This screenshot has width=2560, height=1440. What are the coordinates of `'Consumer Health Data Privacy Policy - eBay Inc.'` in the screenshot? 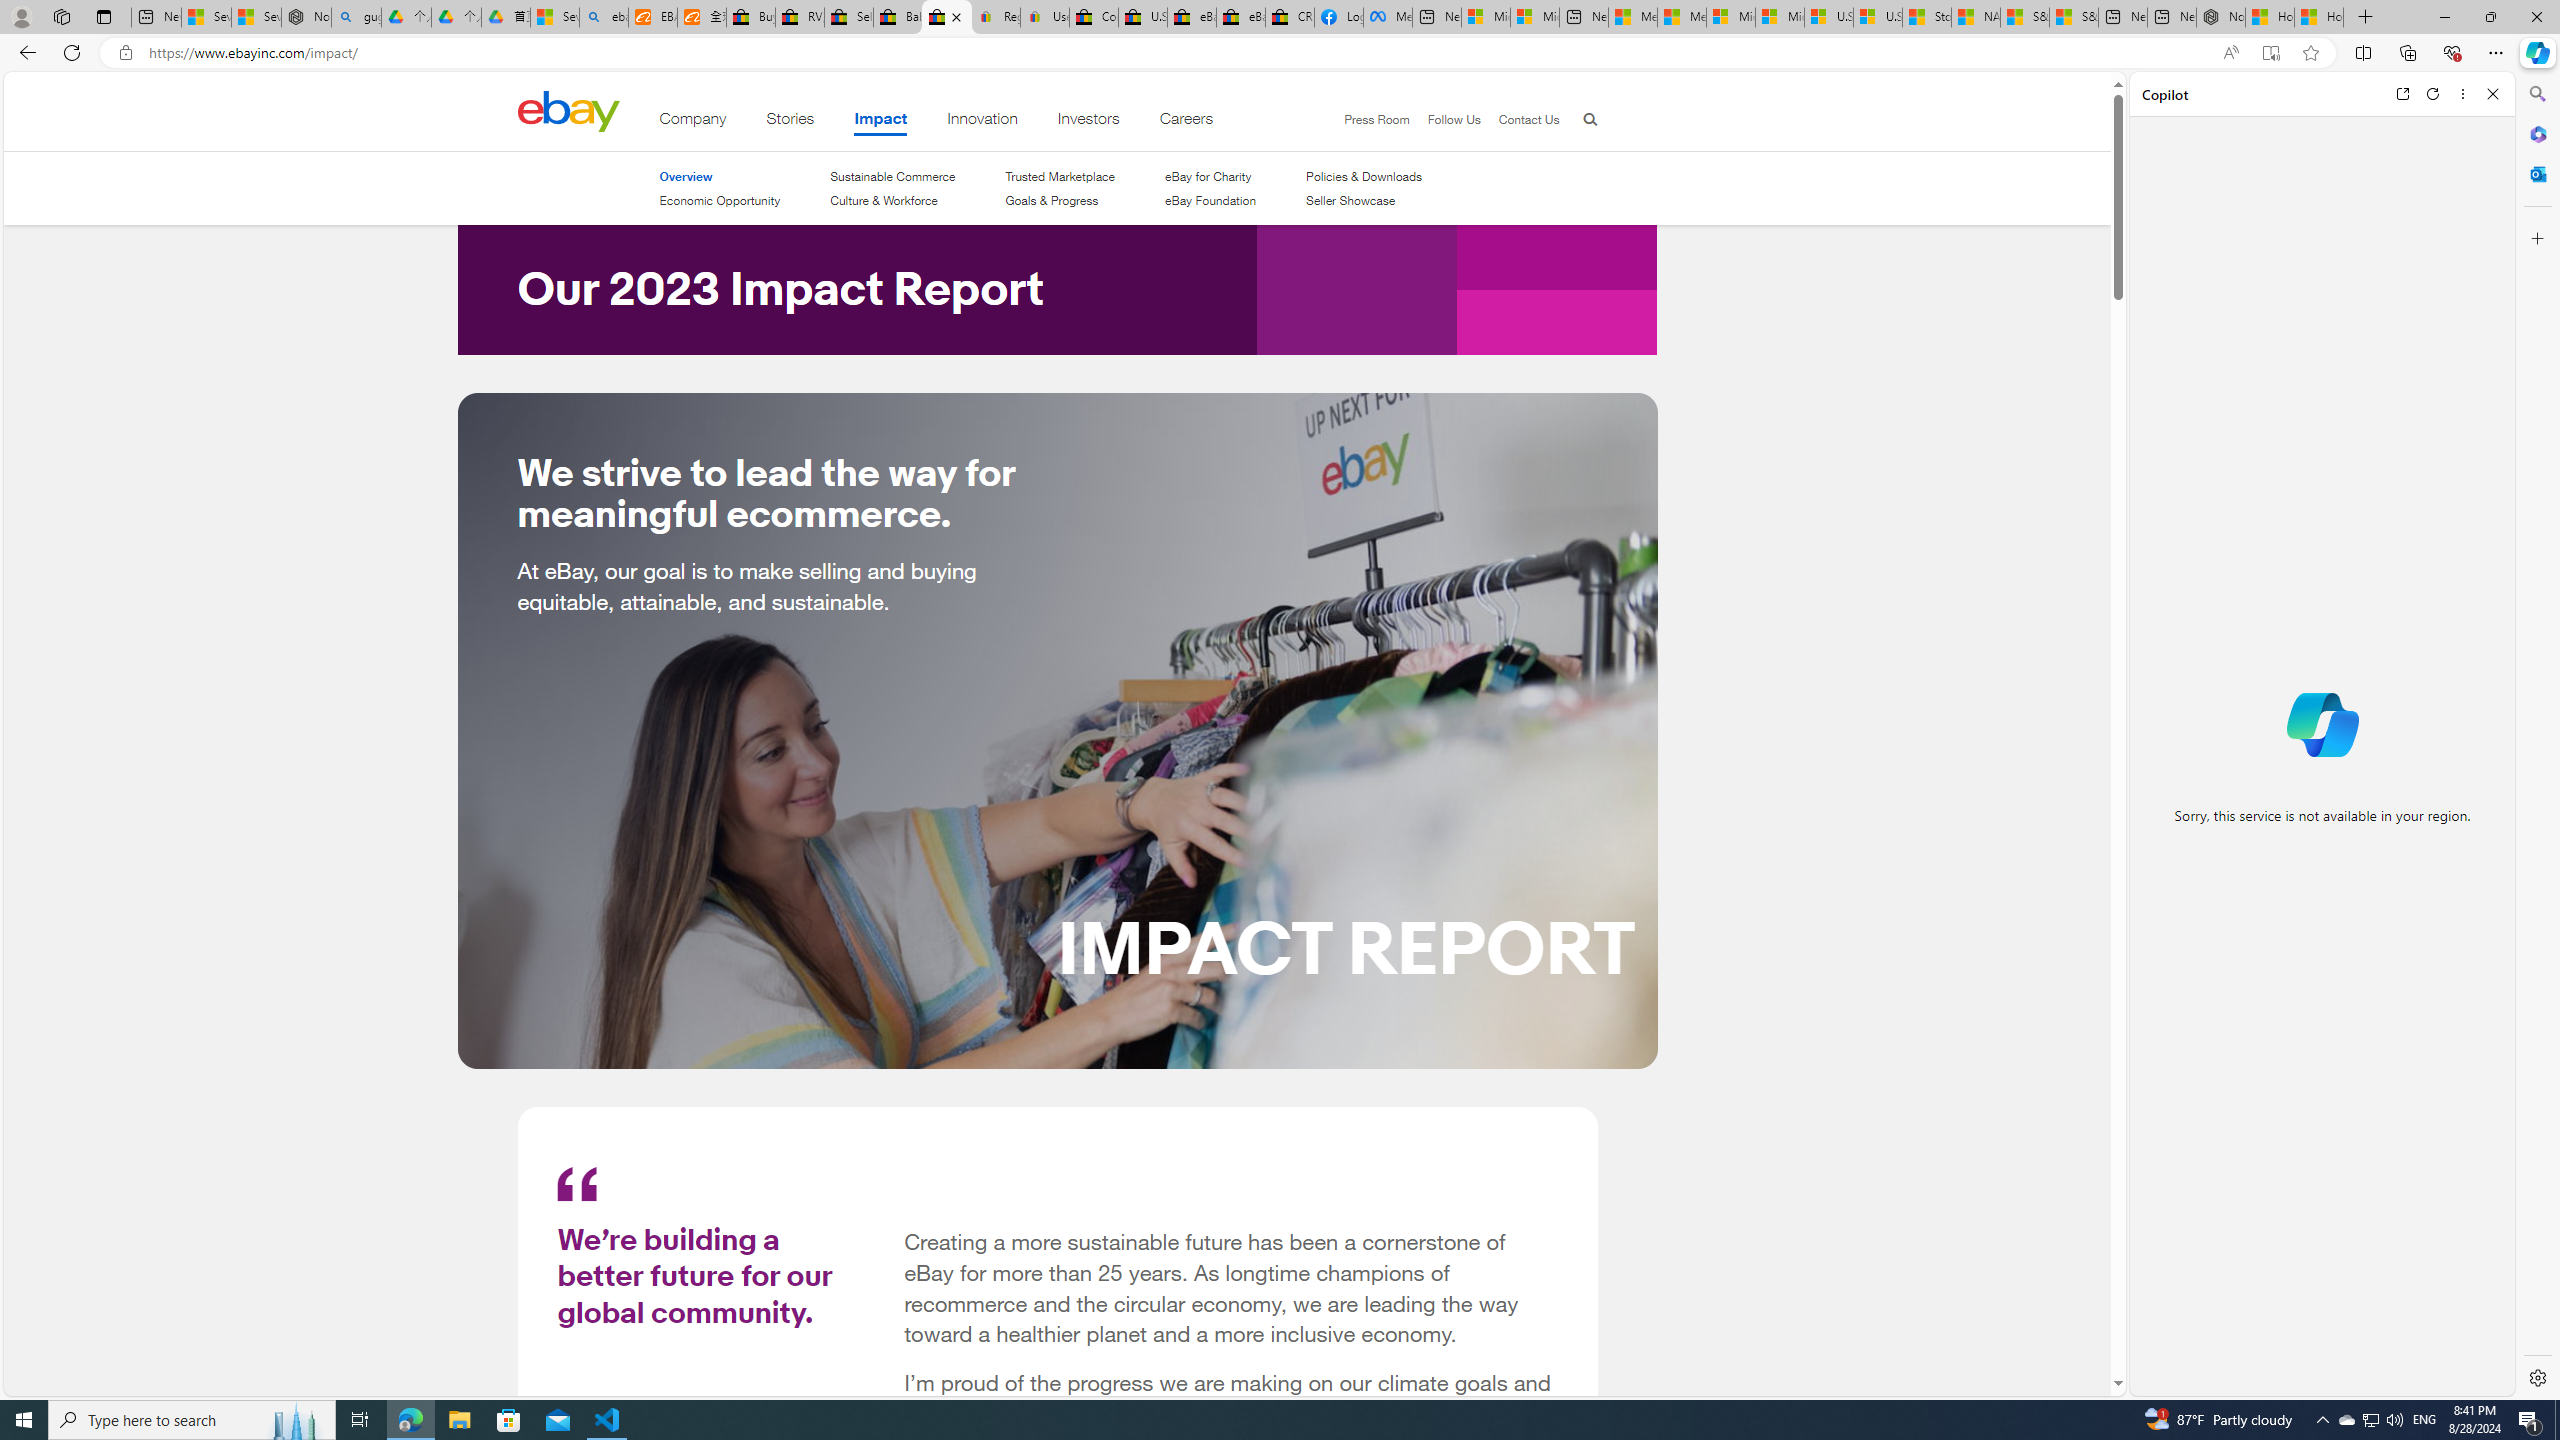 It's located at (1092, 16).